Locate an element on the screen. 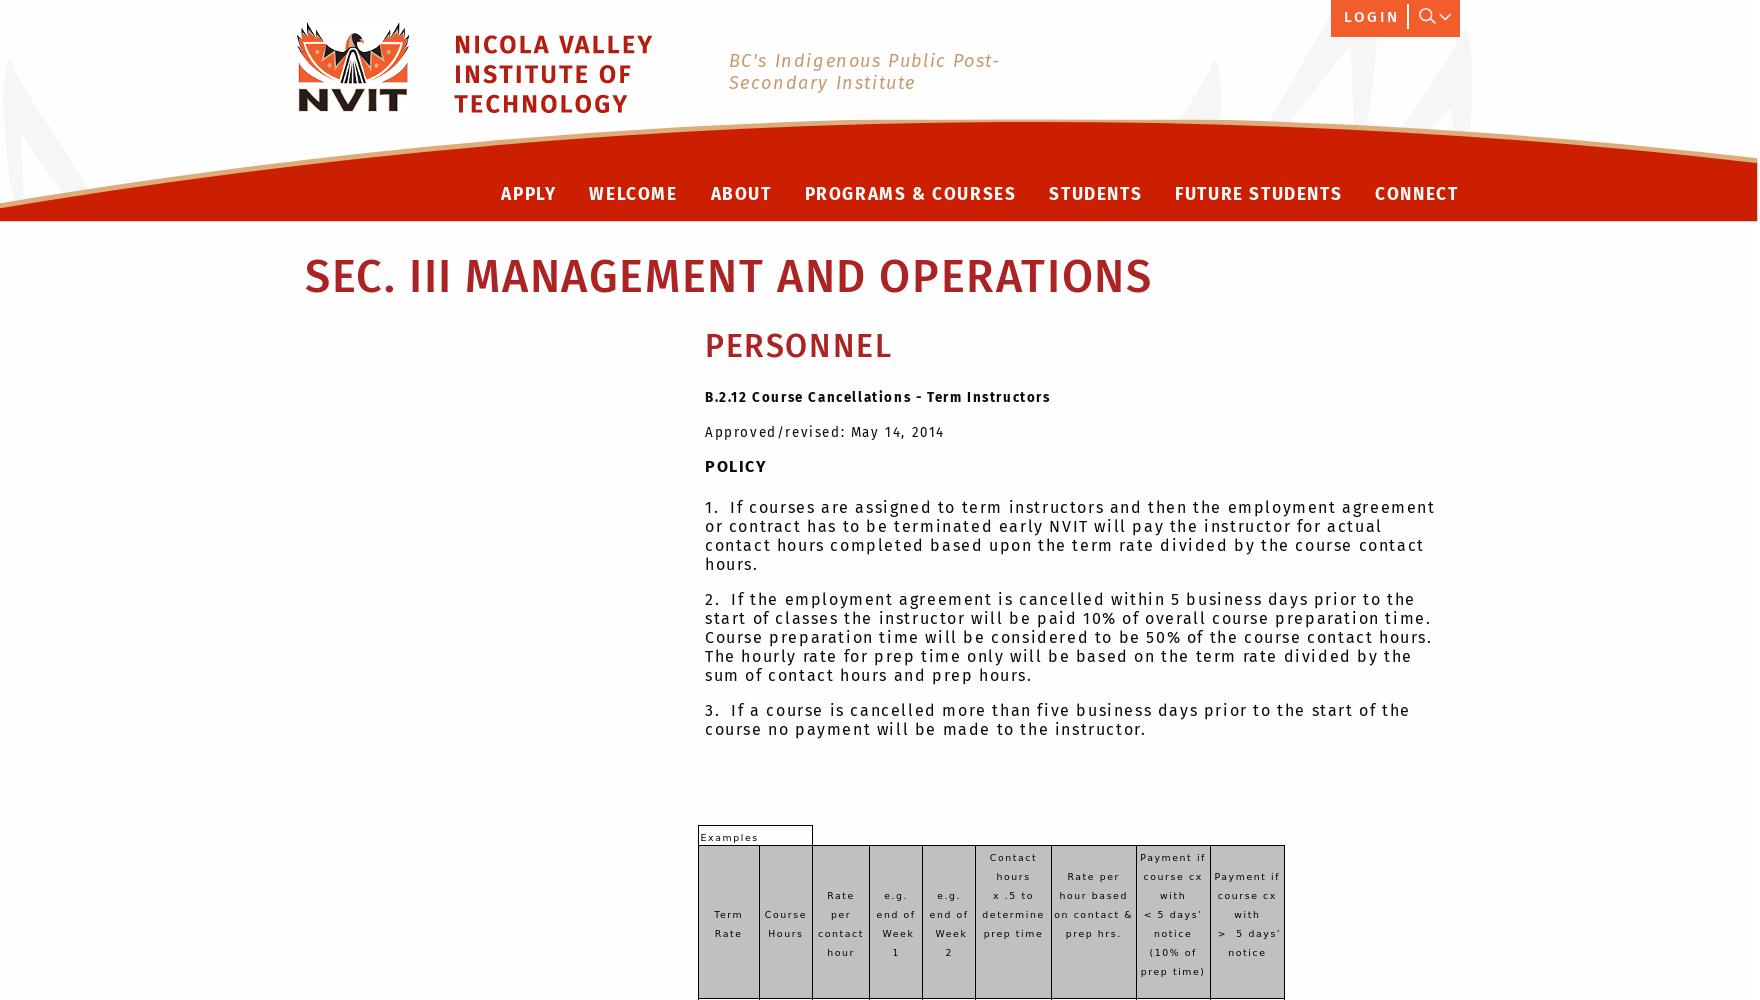 Image resolution: width=1760 pixels, height=1000 pixels. '>  5 days’ notice' is located at coordinates (1245, 941).